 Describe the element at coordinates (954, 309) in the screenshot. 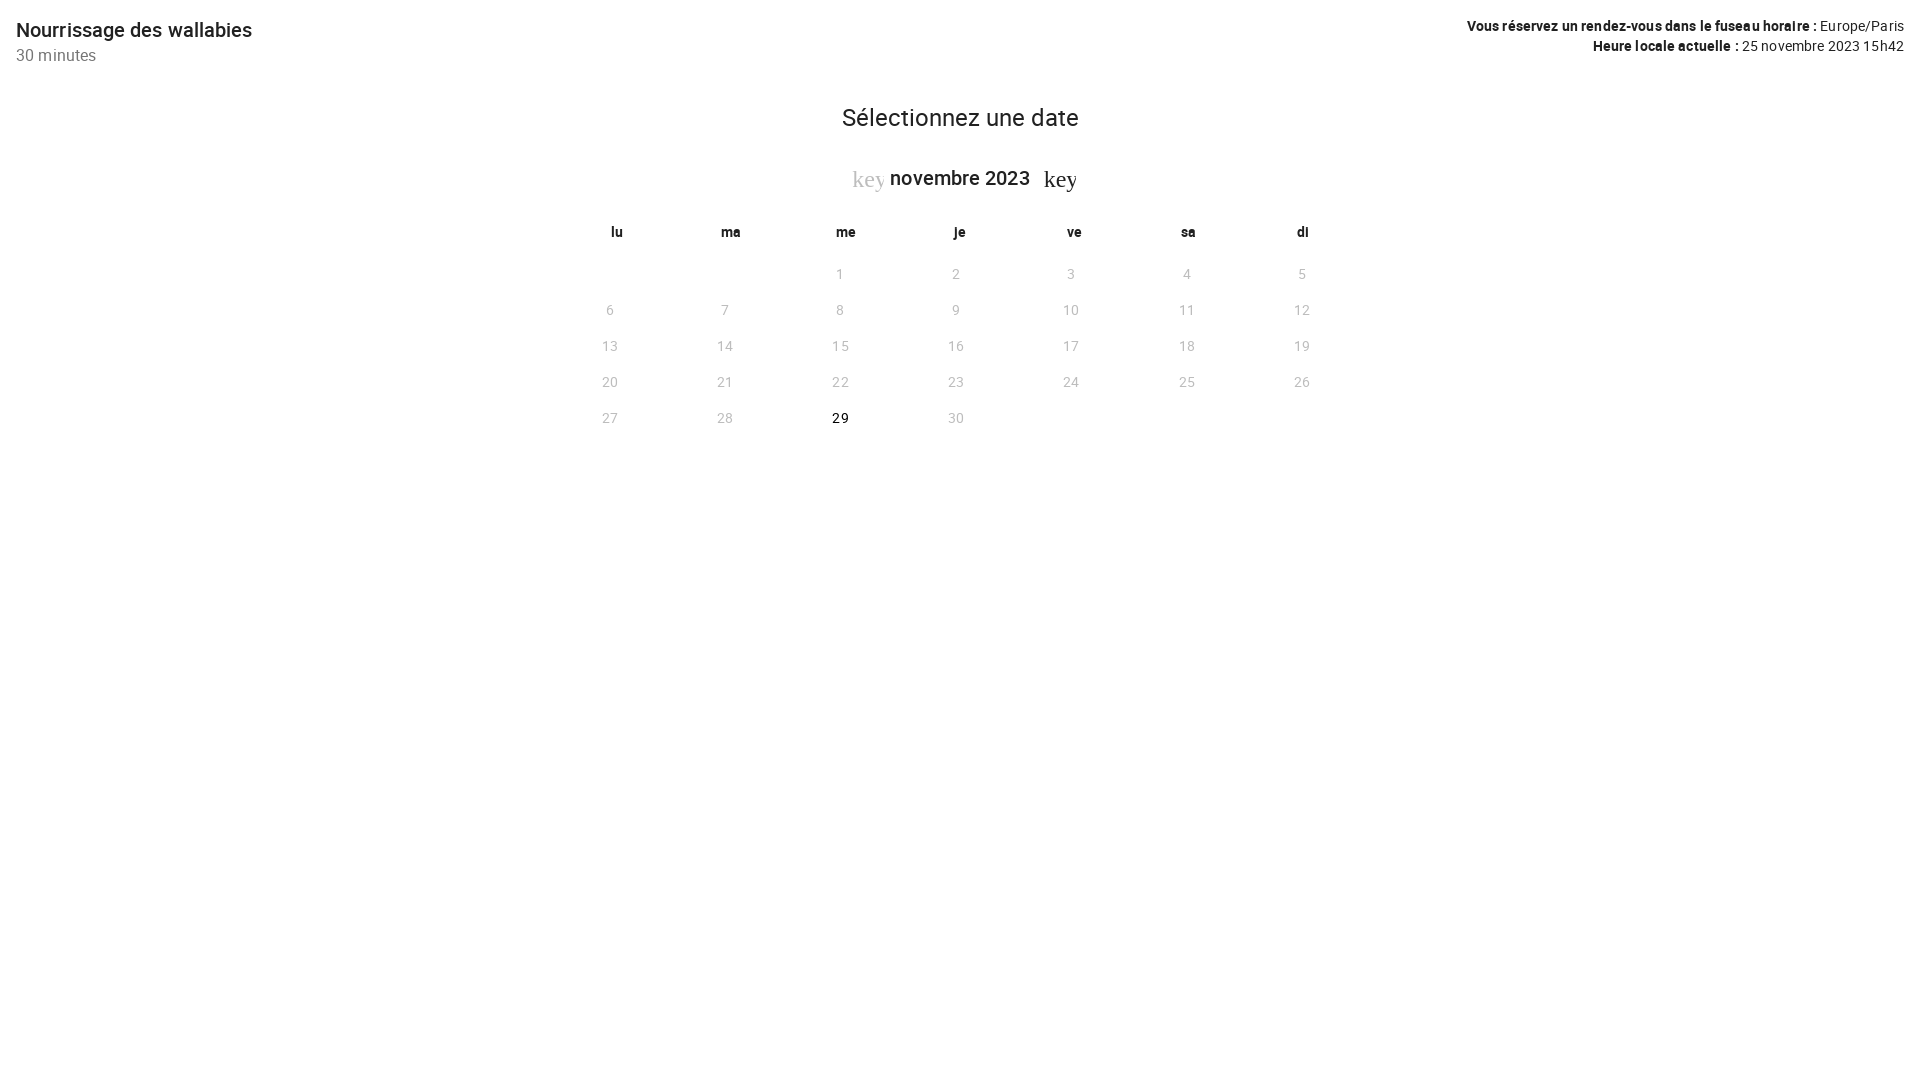

I see `'9'` at that location.